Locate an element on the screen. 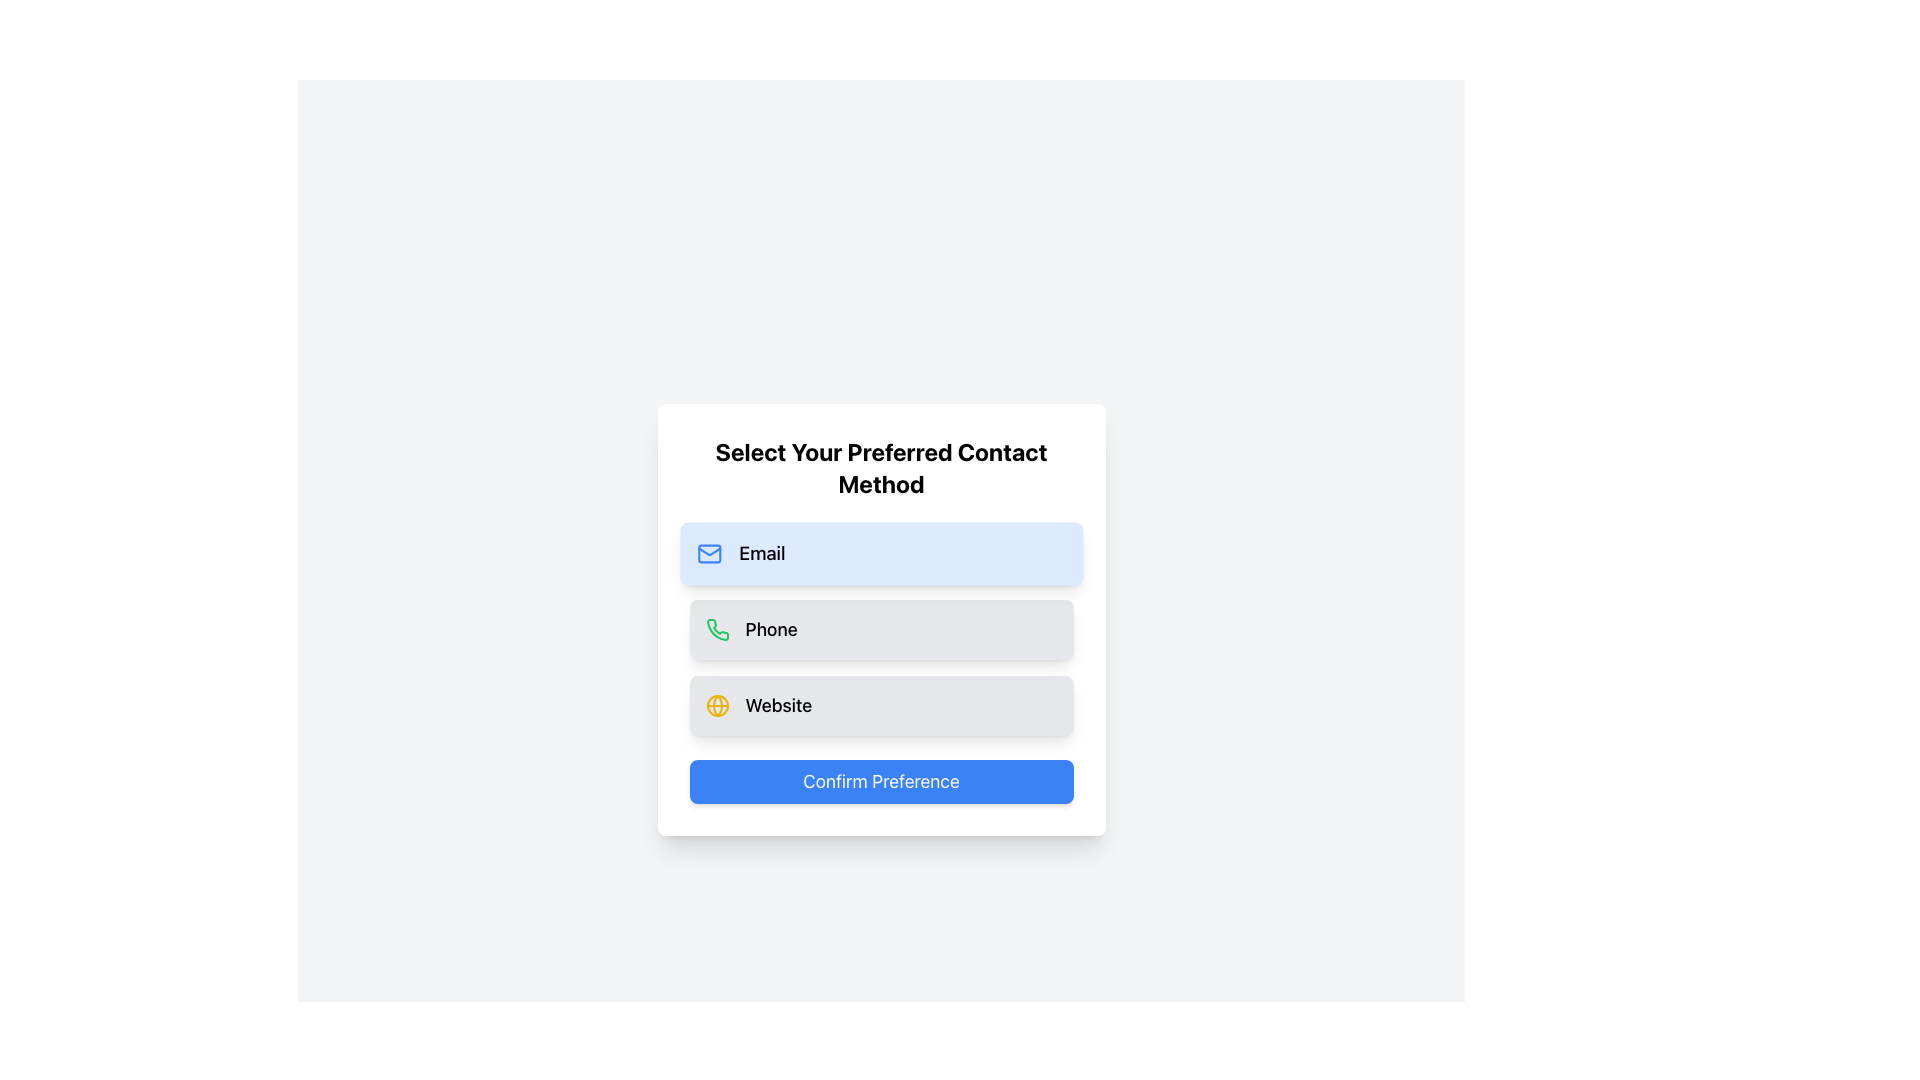 Image resolution: width=1920 pixels, height=1080 pixels. the yellow globe icon representing the 'Website' option, positioned to the left of the text 'Website' is located at coordinates (717, 704).